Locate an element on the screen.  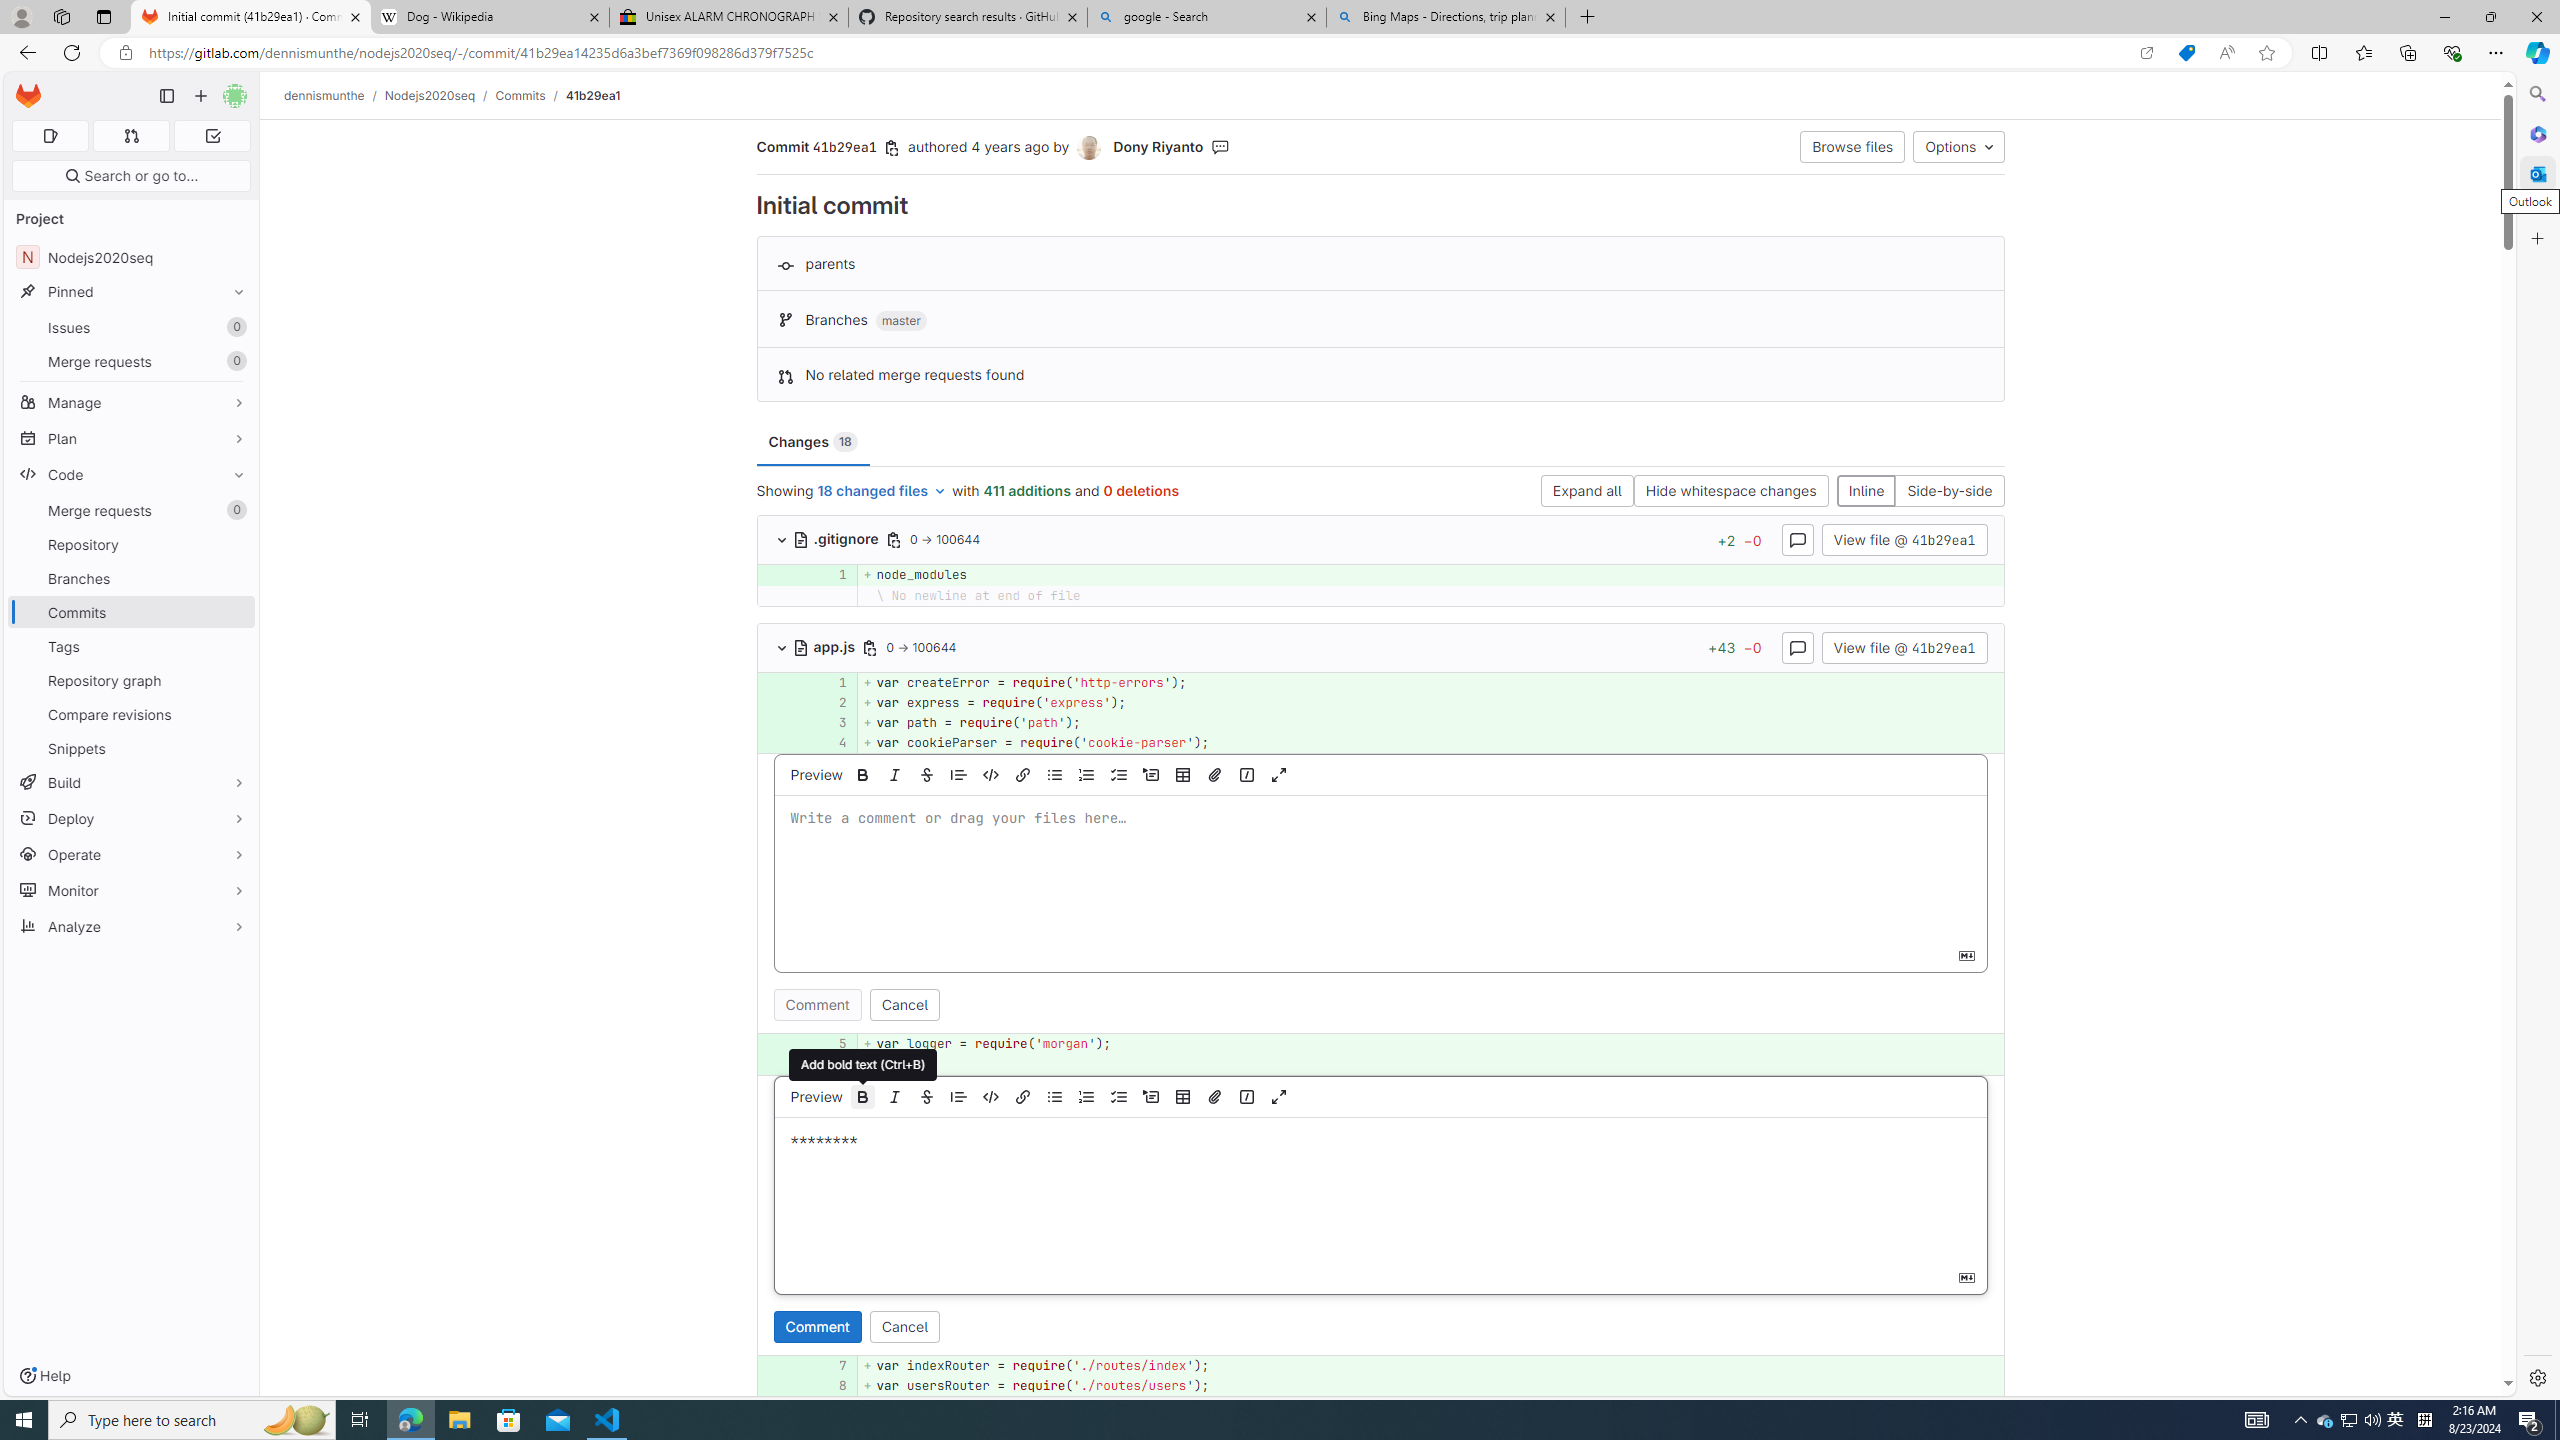
'Build' is located at coordinates (130, 781).